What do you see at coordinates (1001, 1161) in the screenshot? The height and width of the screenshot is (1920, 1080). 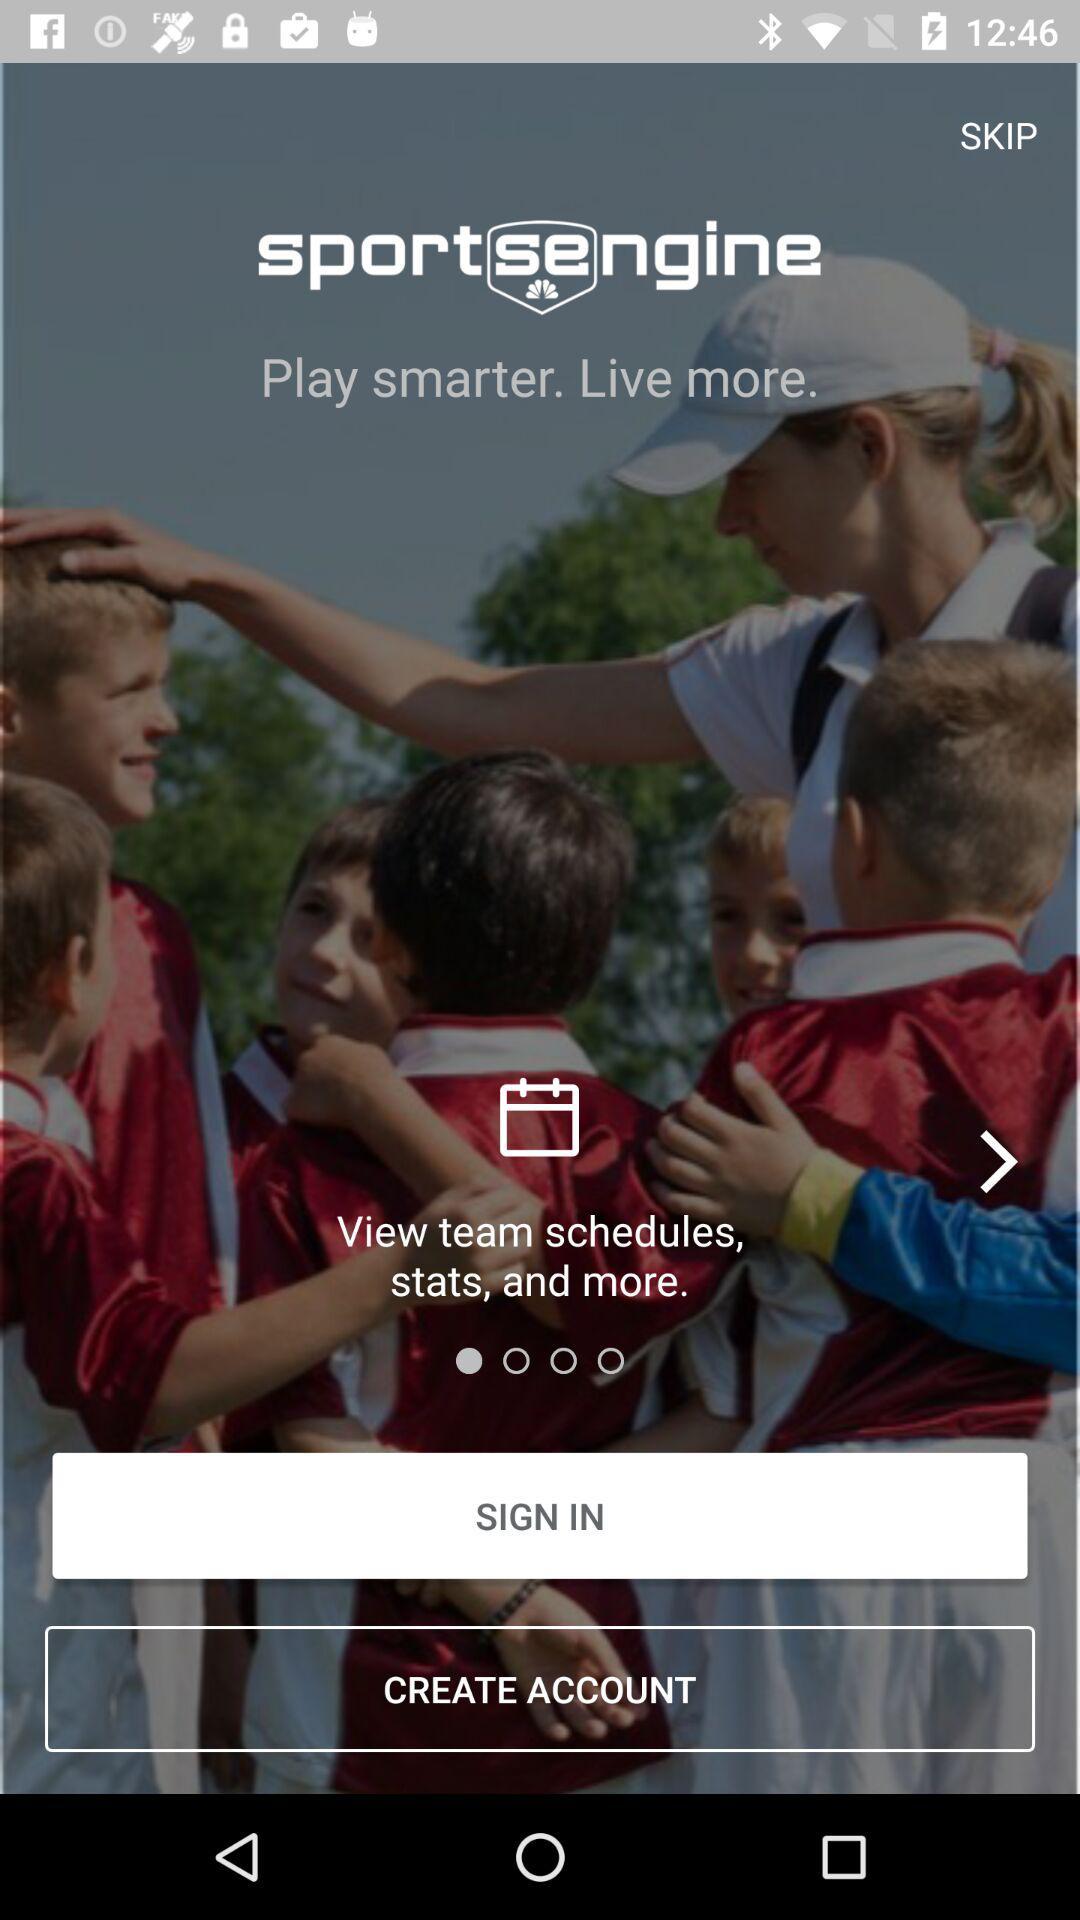 I see `the icon below play smarter live` at bounding box center [1001, 1161].